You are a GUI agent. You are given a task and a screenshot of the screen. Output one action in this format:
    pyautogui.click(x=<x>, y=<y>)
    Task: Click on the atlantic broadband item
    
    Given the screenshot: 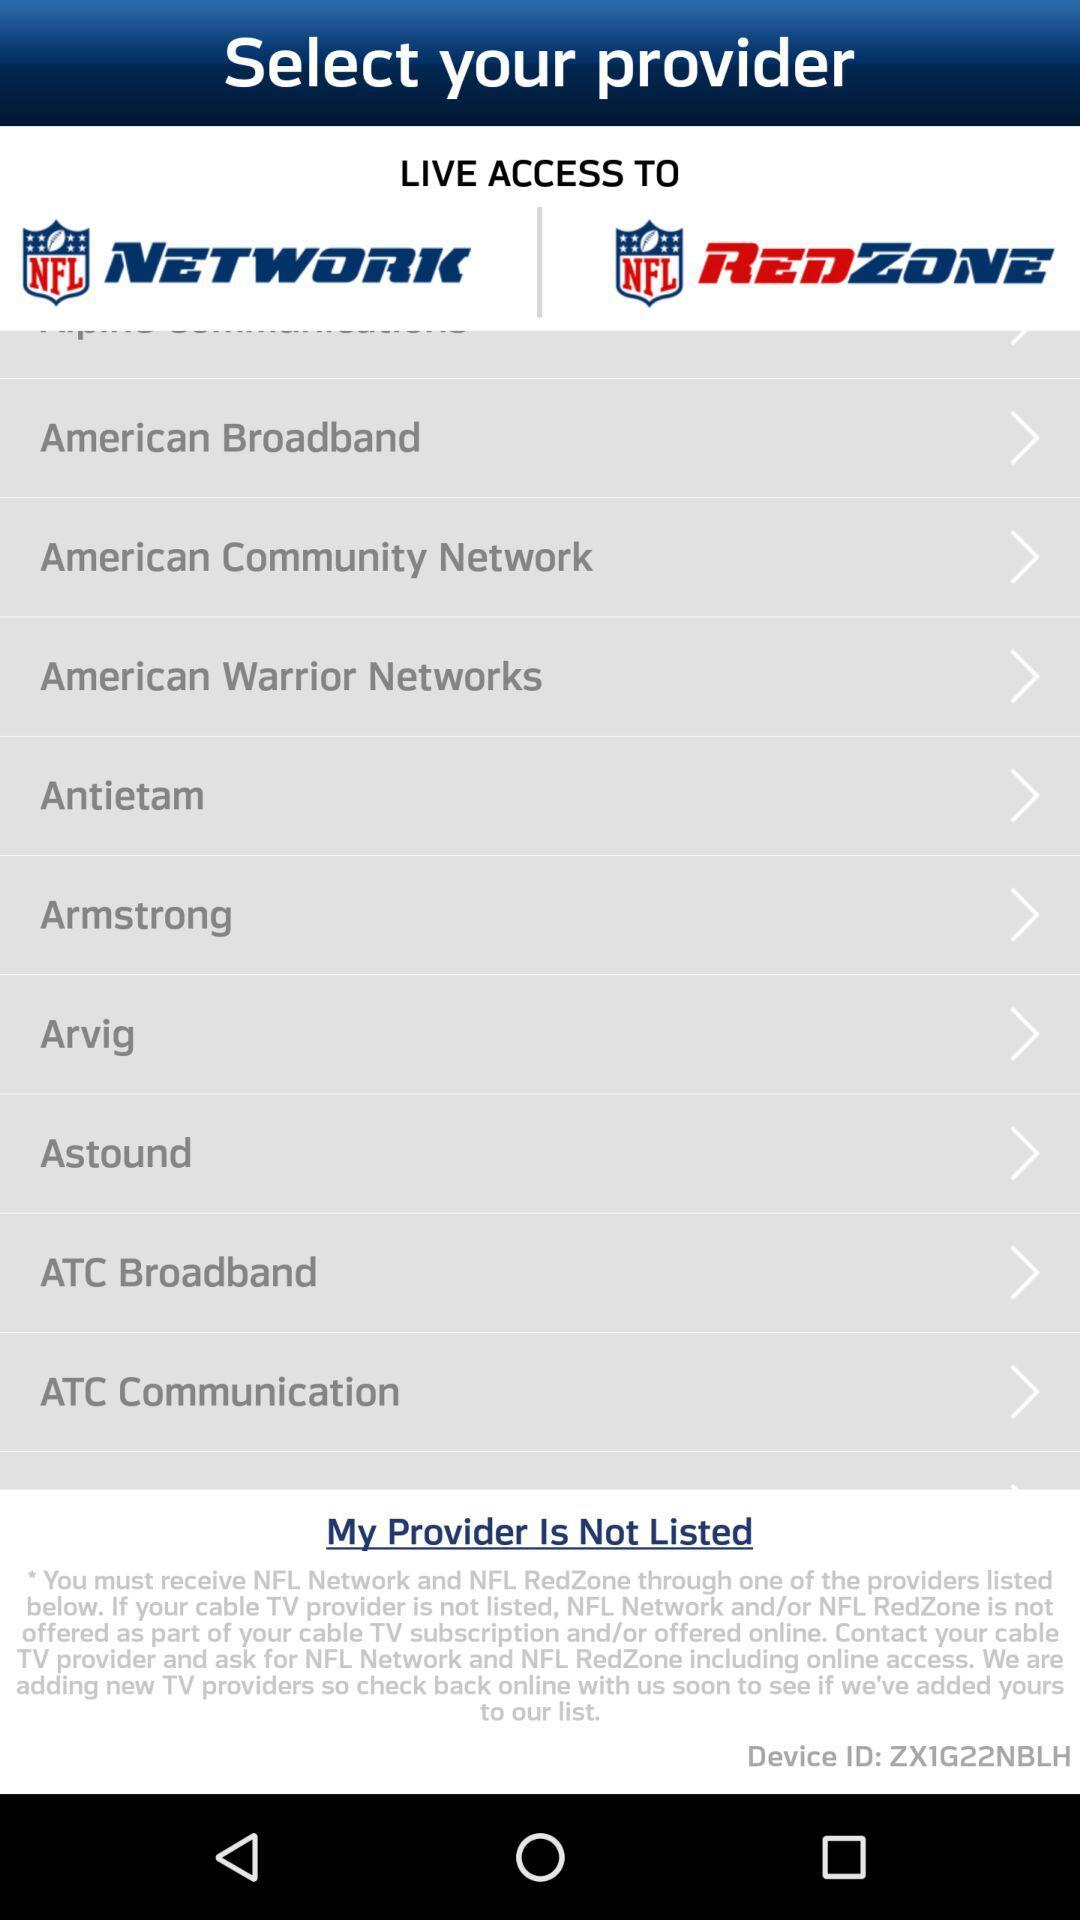 What is the action you would take?
    pyautogui.click(x=559, y=1489)
    